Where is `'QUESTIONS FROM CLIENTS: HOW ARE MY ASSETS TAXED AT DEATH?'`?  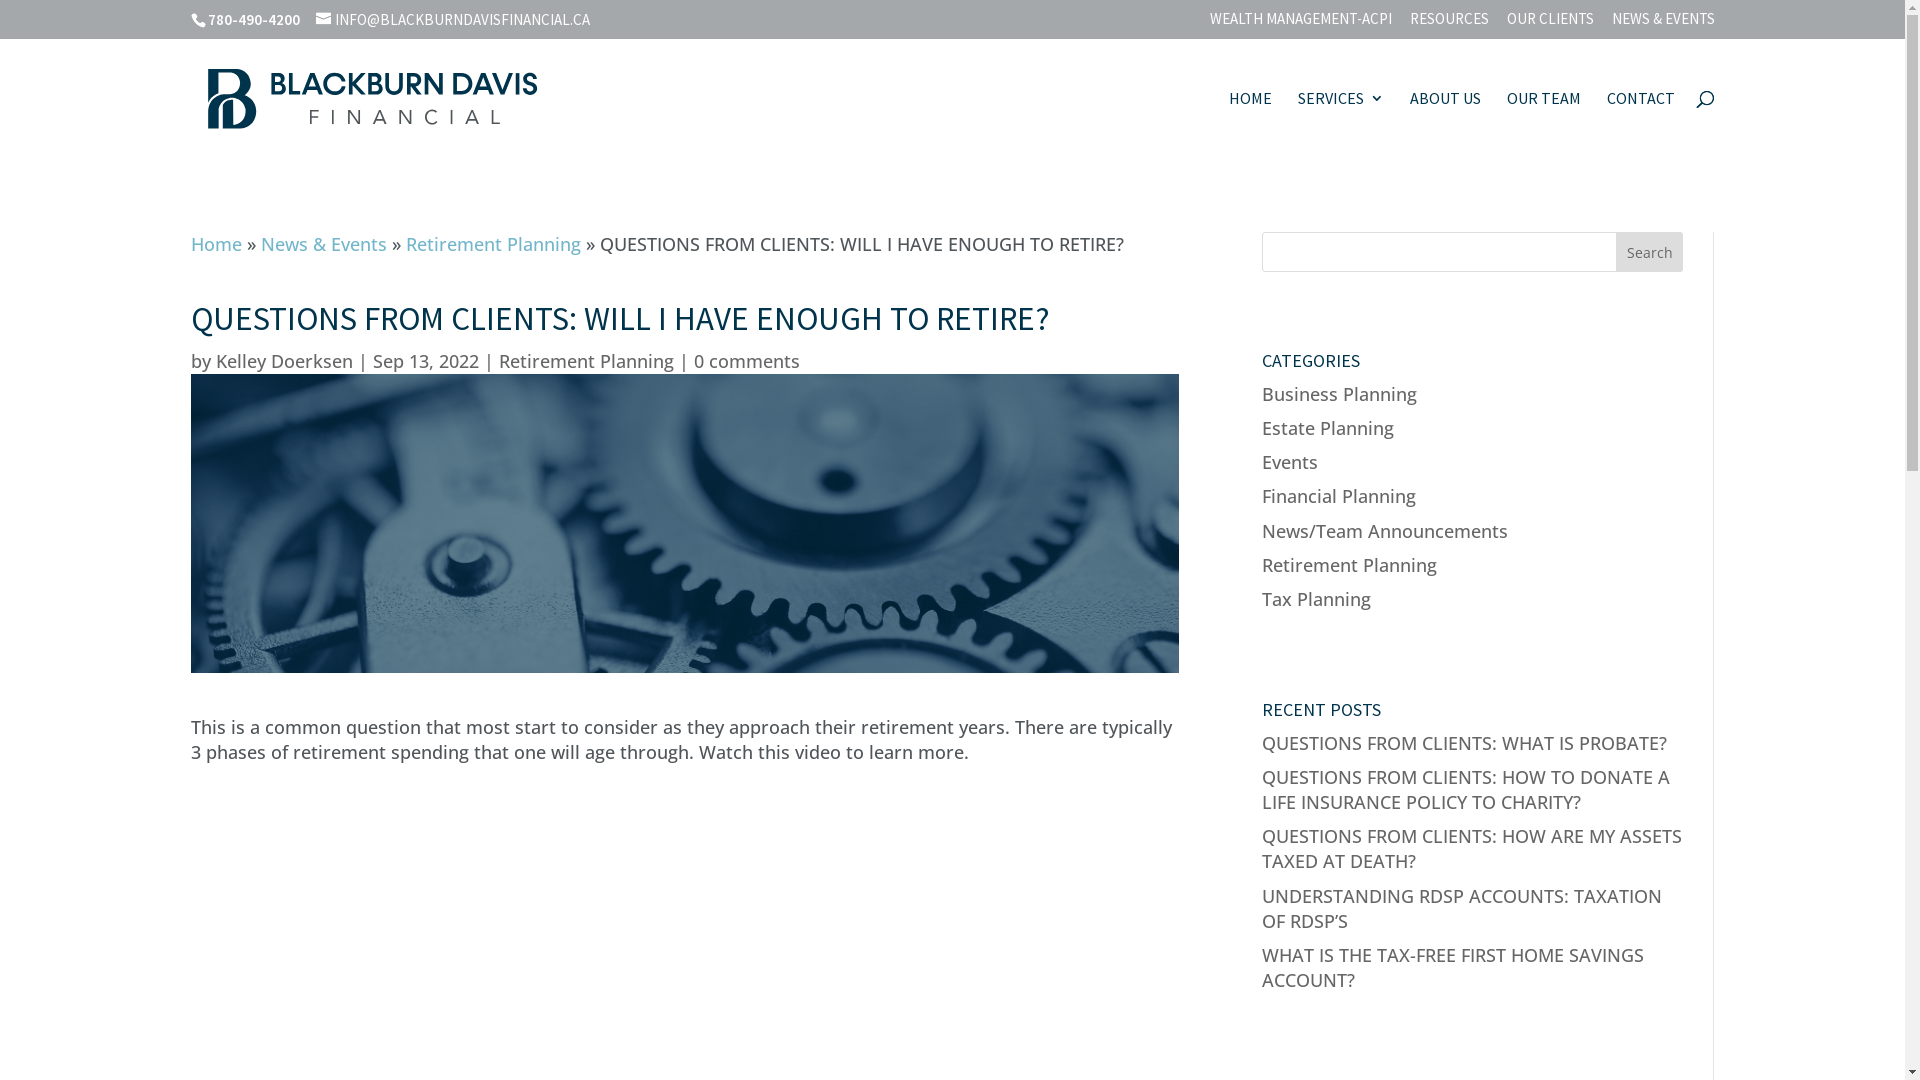
'QUESTIONS FROM CLIENTS: HOW ARE MY ASSETS TAXED AT DEATH?' is located at coordinates (1472, 848).